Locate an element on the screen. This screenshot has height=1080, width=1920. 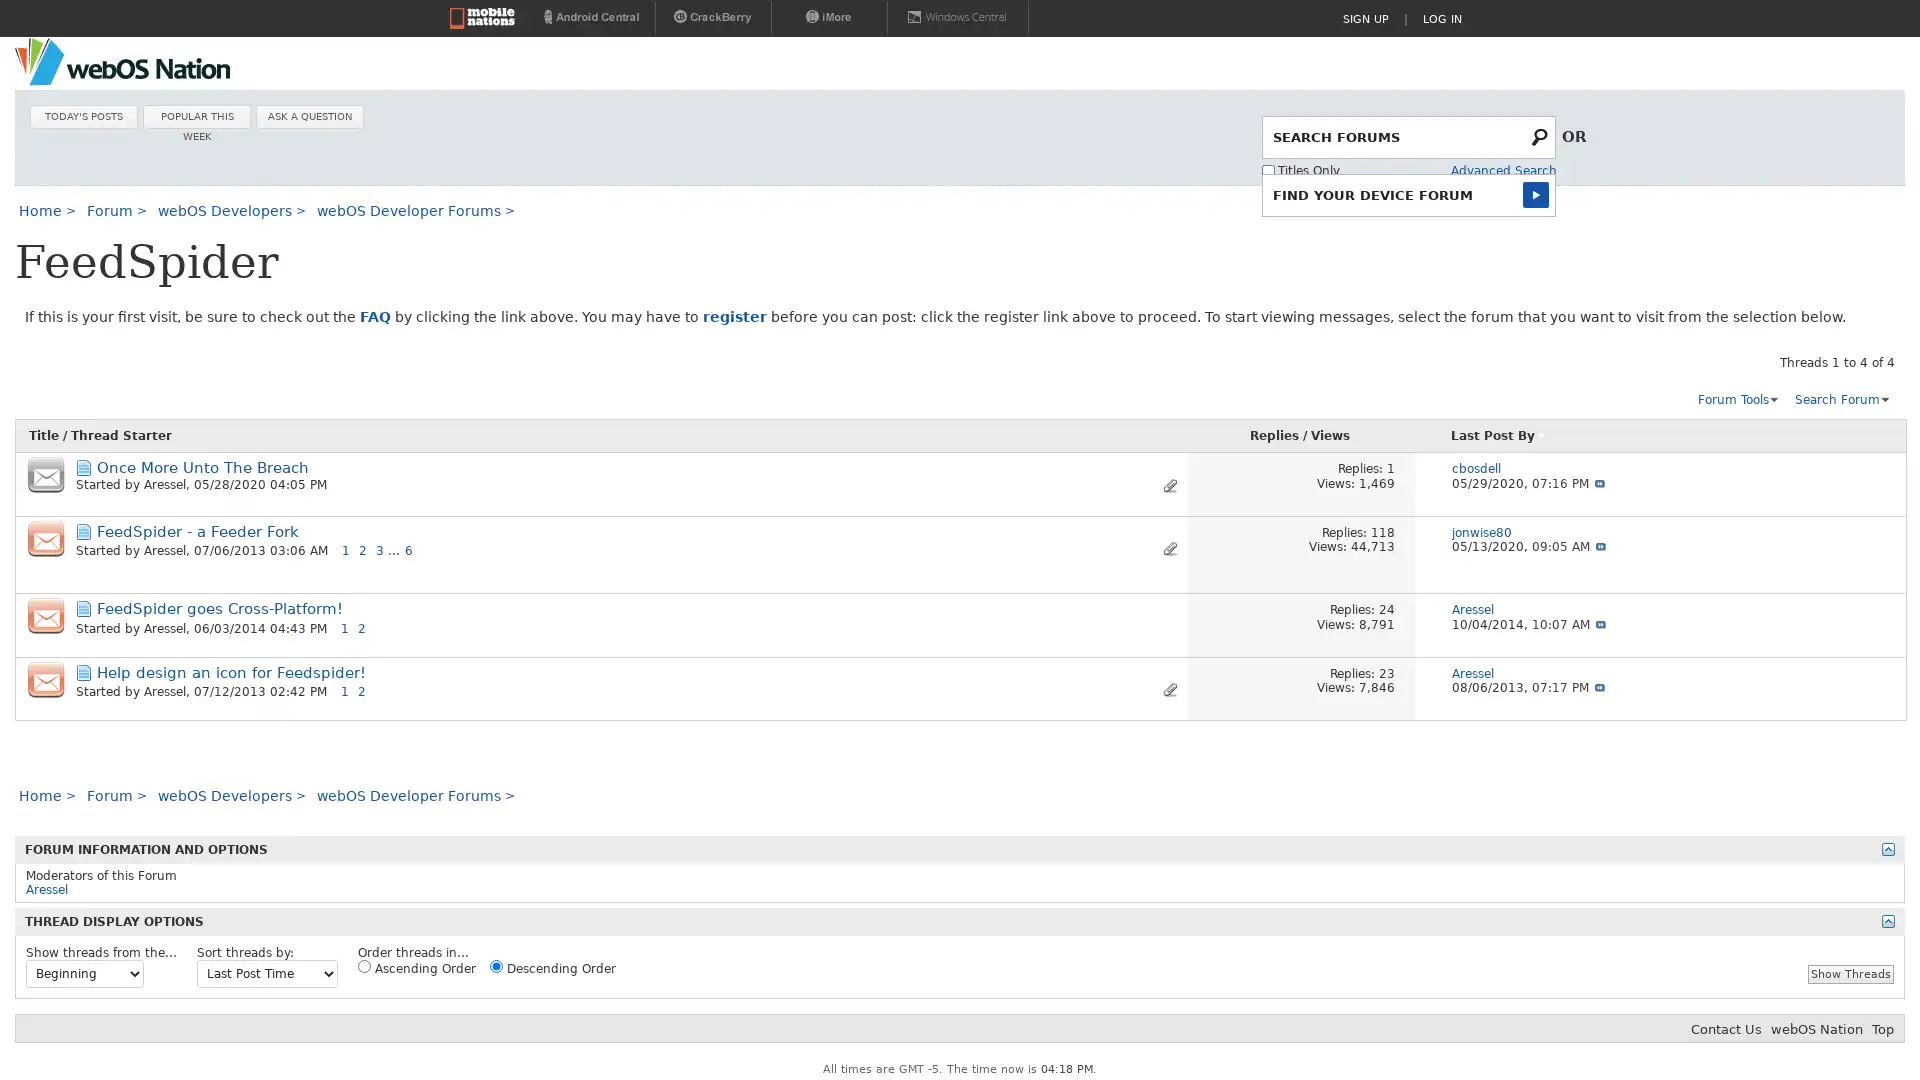
Submit is located at coordinates (1539, 193).